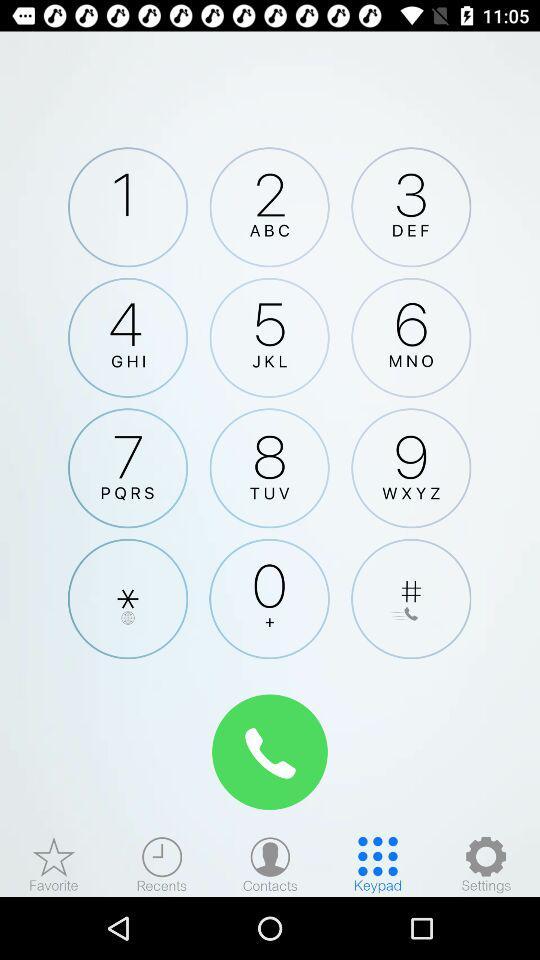  What do you see at coordinates (485, 863) in the screenshot?
I see `different settings to call` at bounding box center [485, 863].